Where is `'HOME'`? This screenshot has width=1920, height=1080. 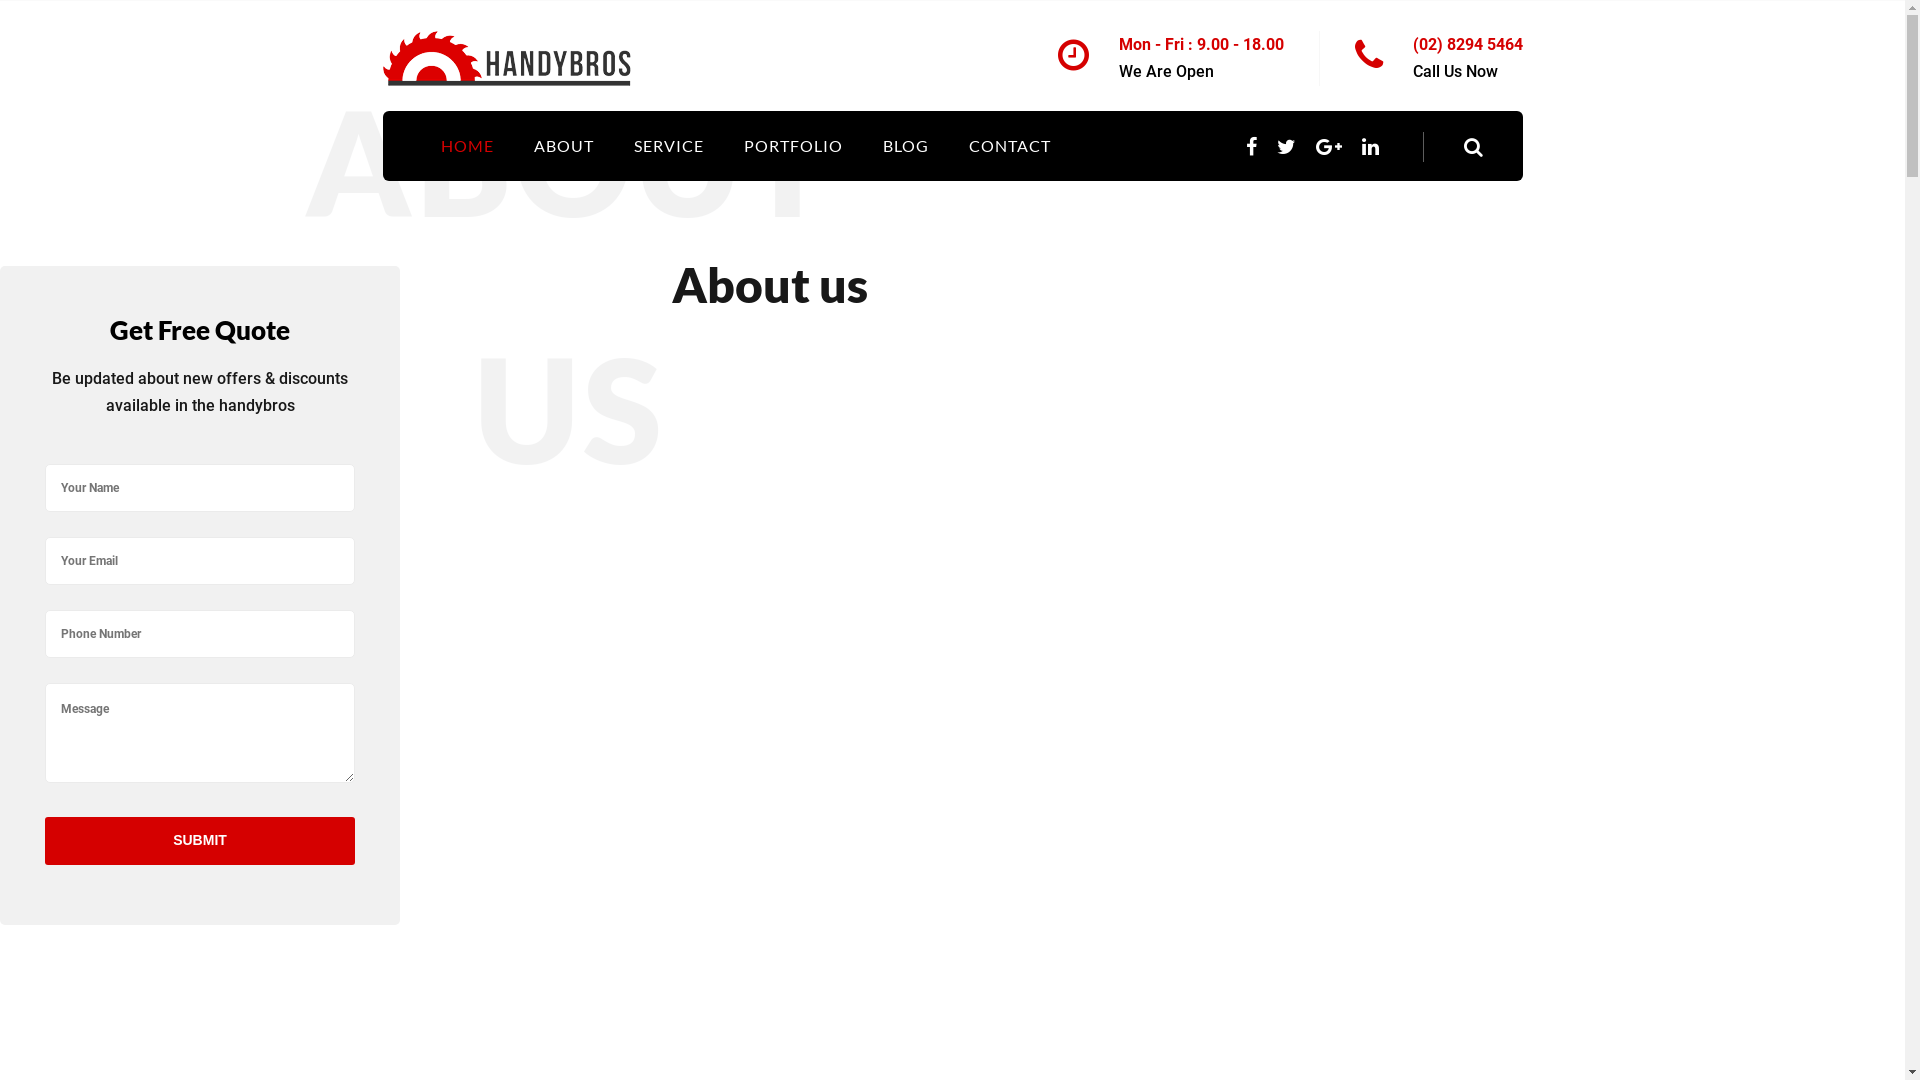 'HOME' is located at coordinates (465, 145).